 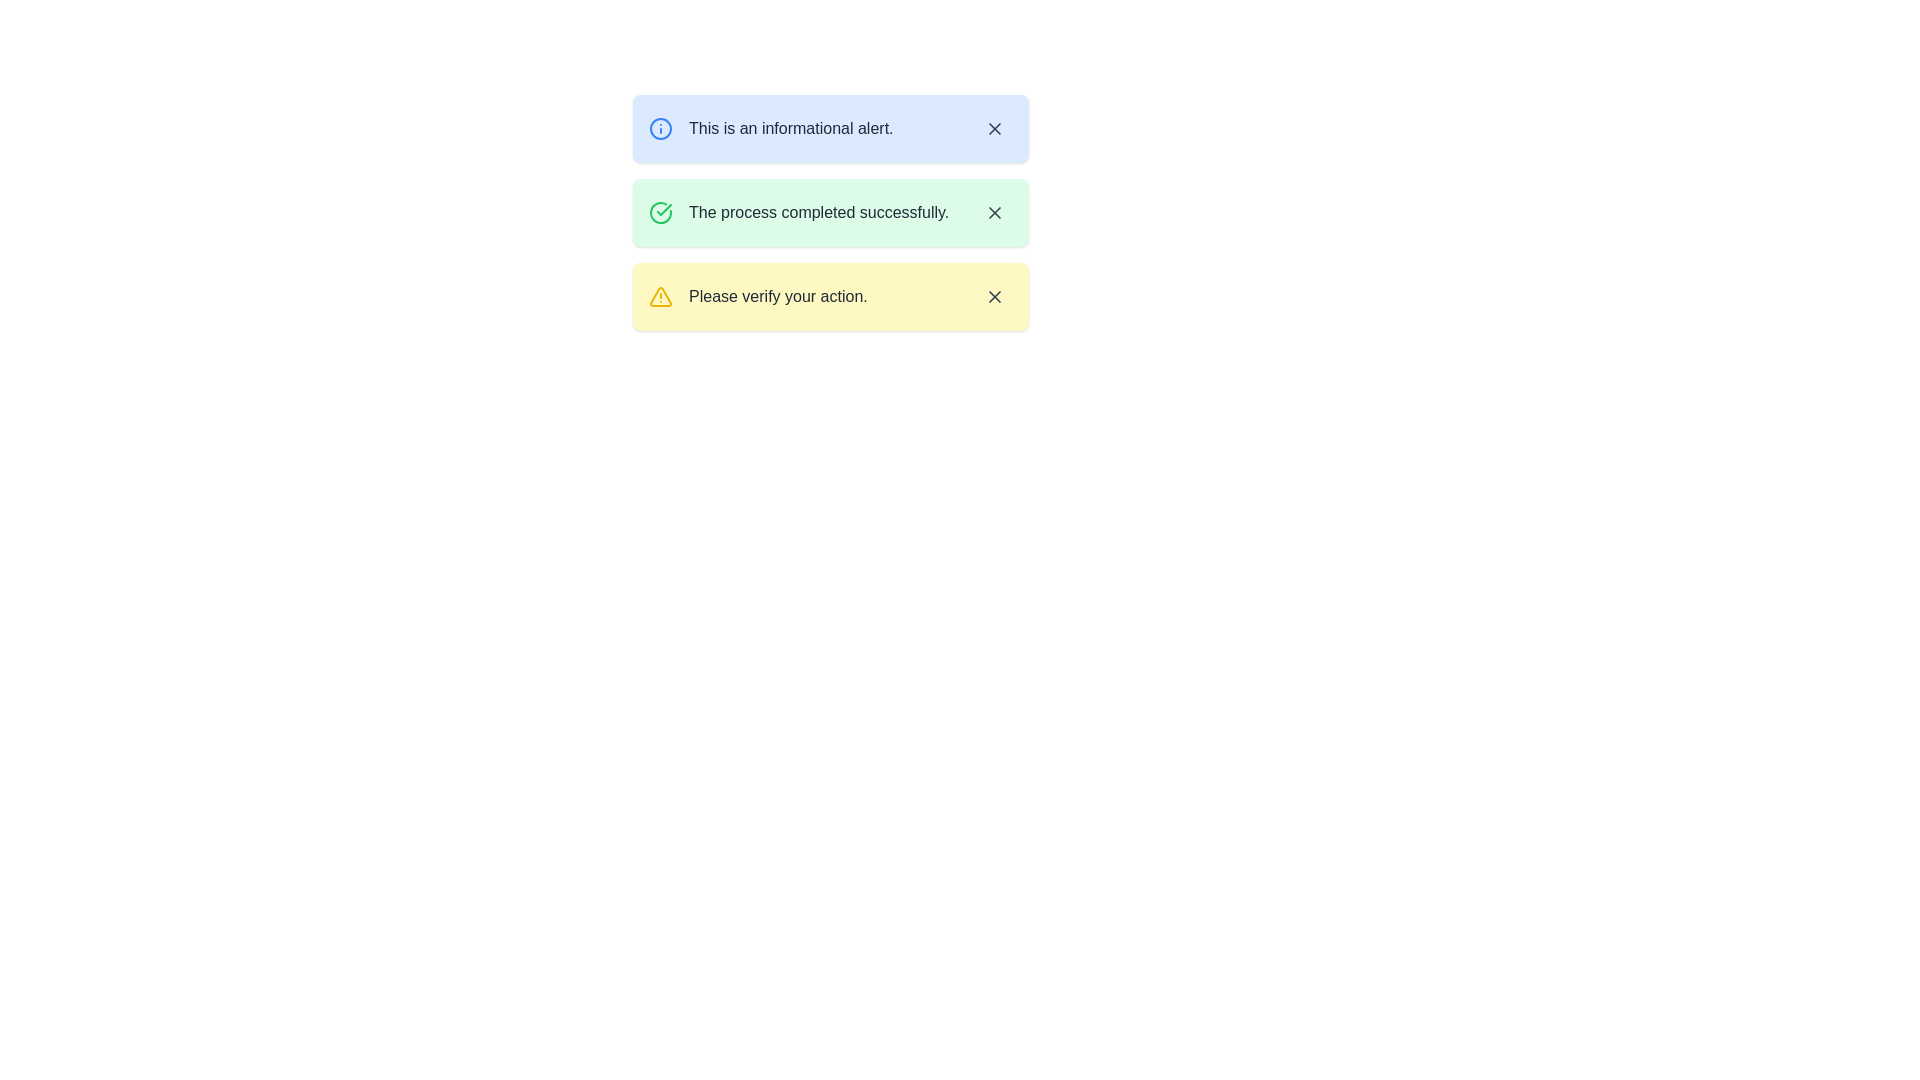 What do you see at coordinates (994, 297) in the screenshot?
I see `the small 'X' icon on the right end of the yellow warning banner that contains the text 'Please verify your action.'` at bounding box center [994, 297].